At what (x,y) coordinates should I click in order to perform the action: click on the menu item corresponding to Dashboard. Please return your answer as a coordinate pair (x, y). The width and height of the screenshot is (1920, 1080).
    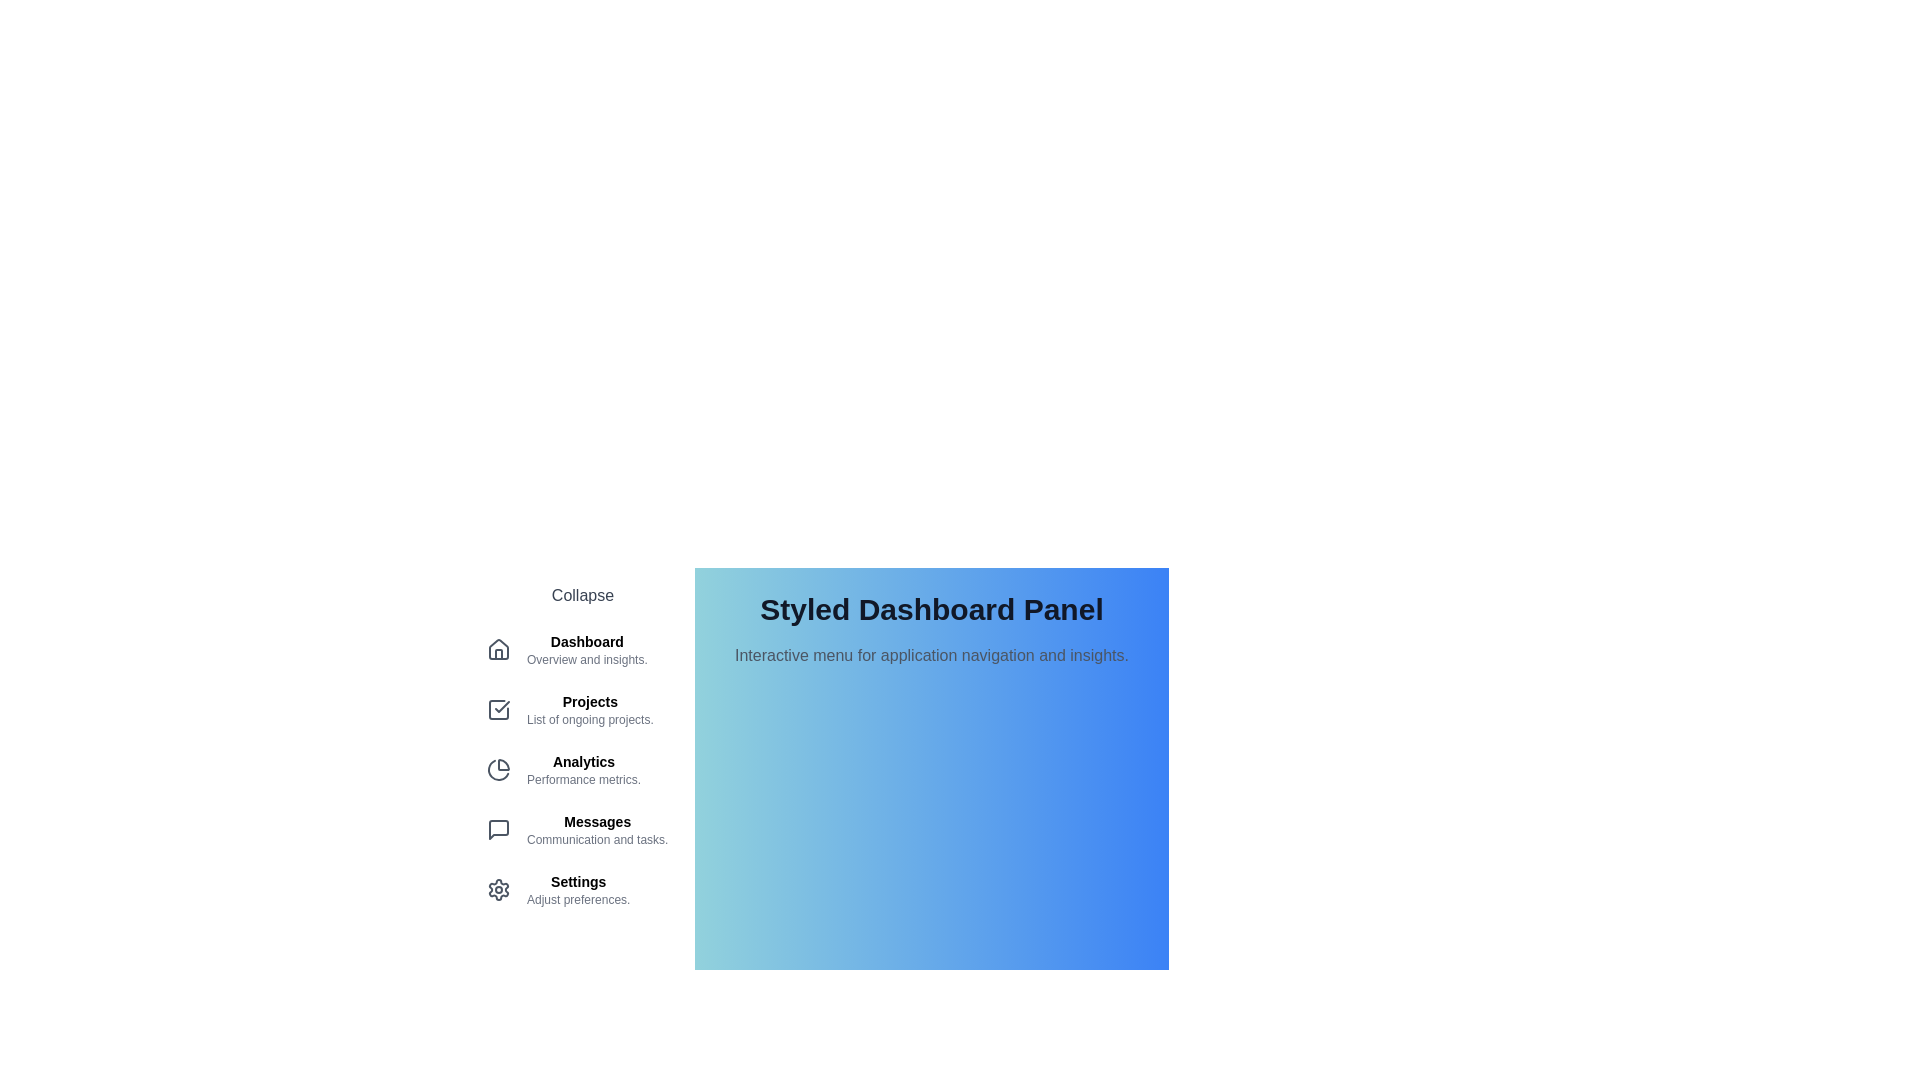
    Looking at the image, I should click on (581, 650).